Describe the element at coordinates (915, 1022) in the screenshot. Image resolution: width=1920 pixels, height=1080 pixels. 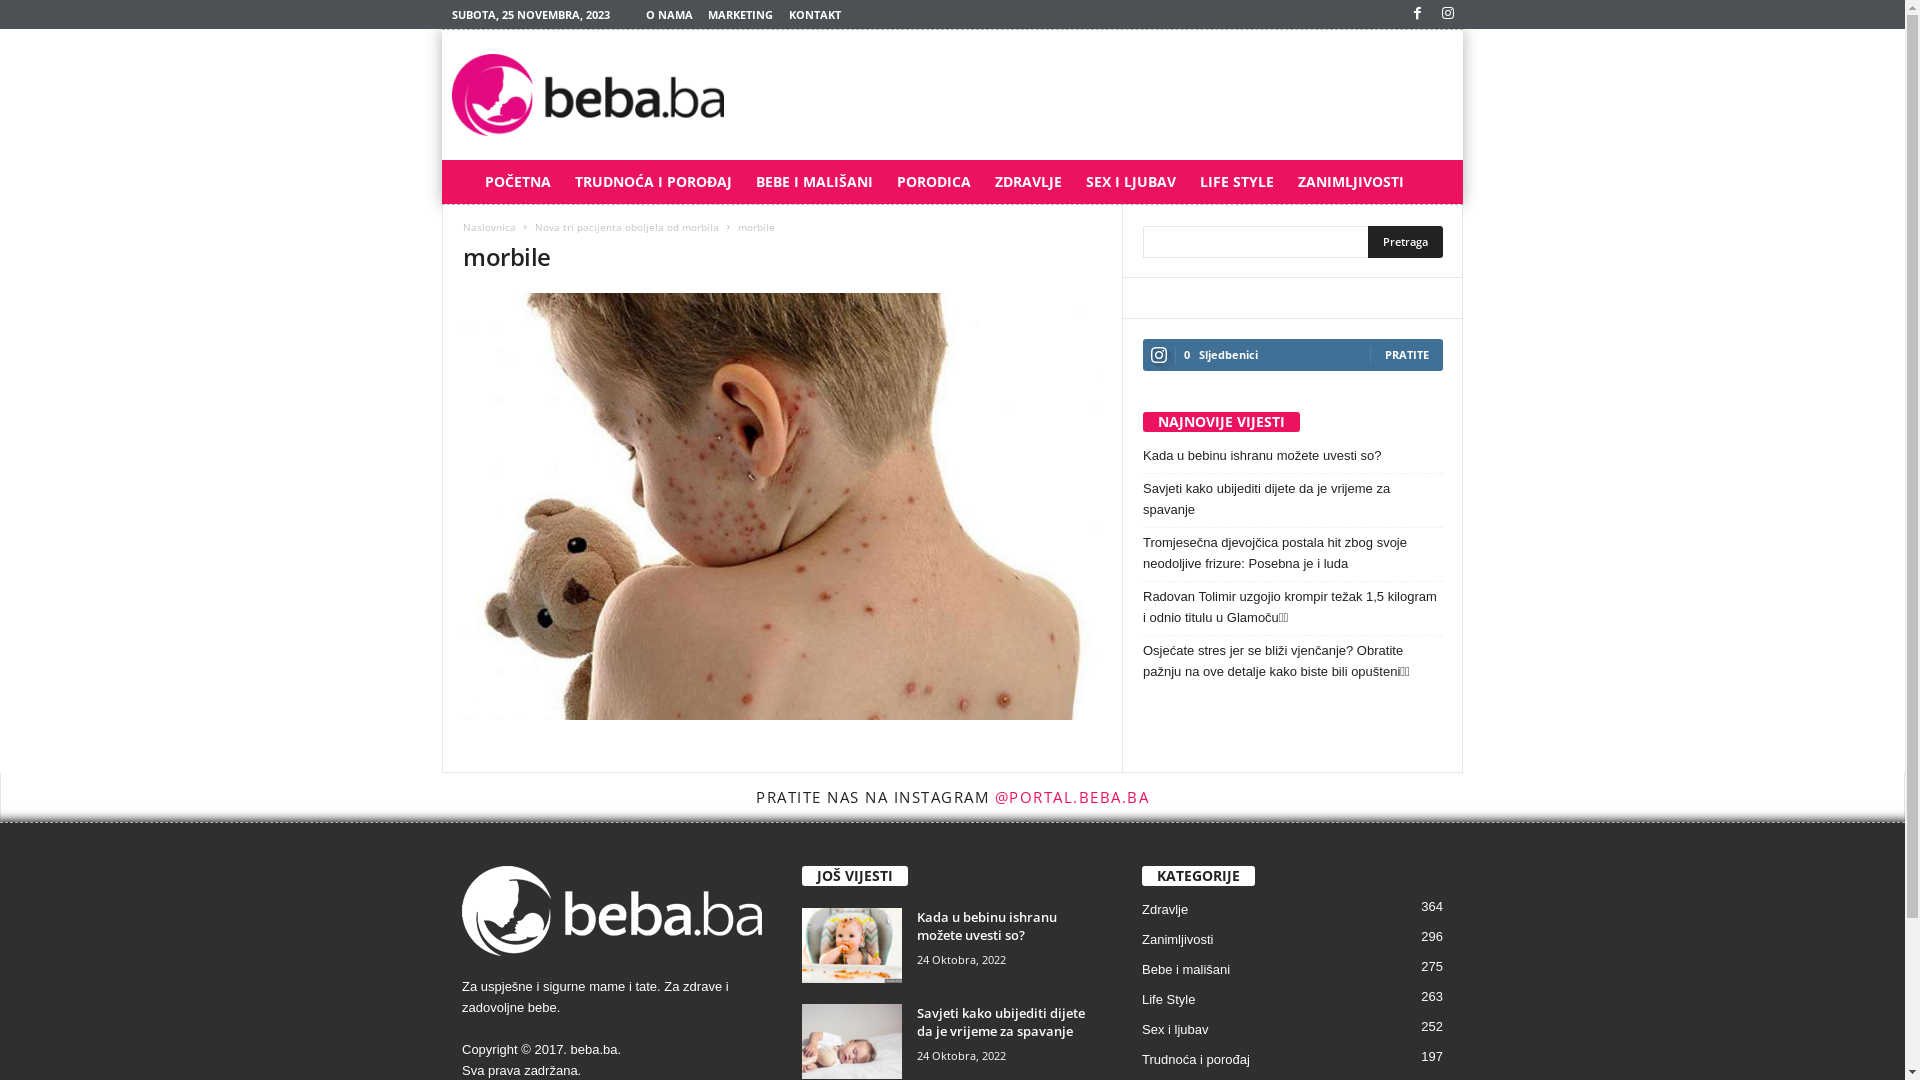
I see `'Savjeti kako ubijediti dijete da je vrijeme za spavanje'` at that location.